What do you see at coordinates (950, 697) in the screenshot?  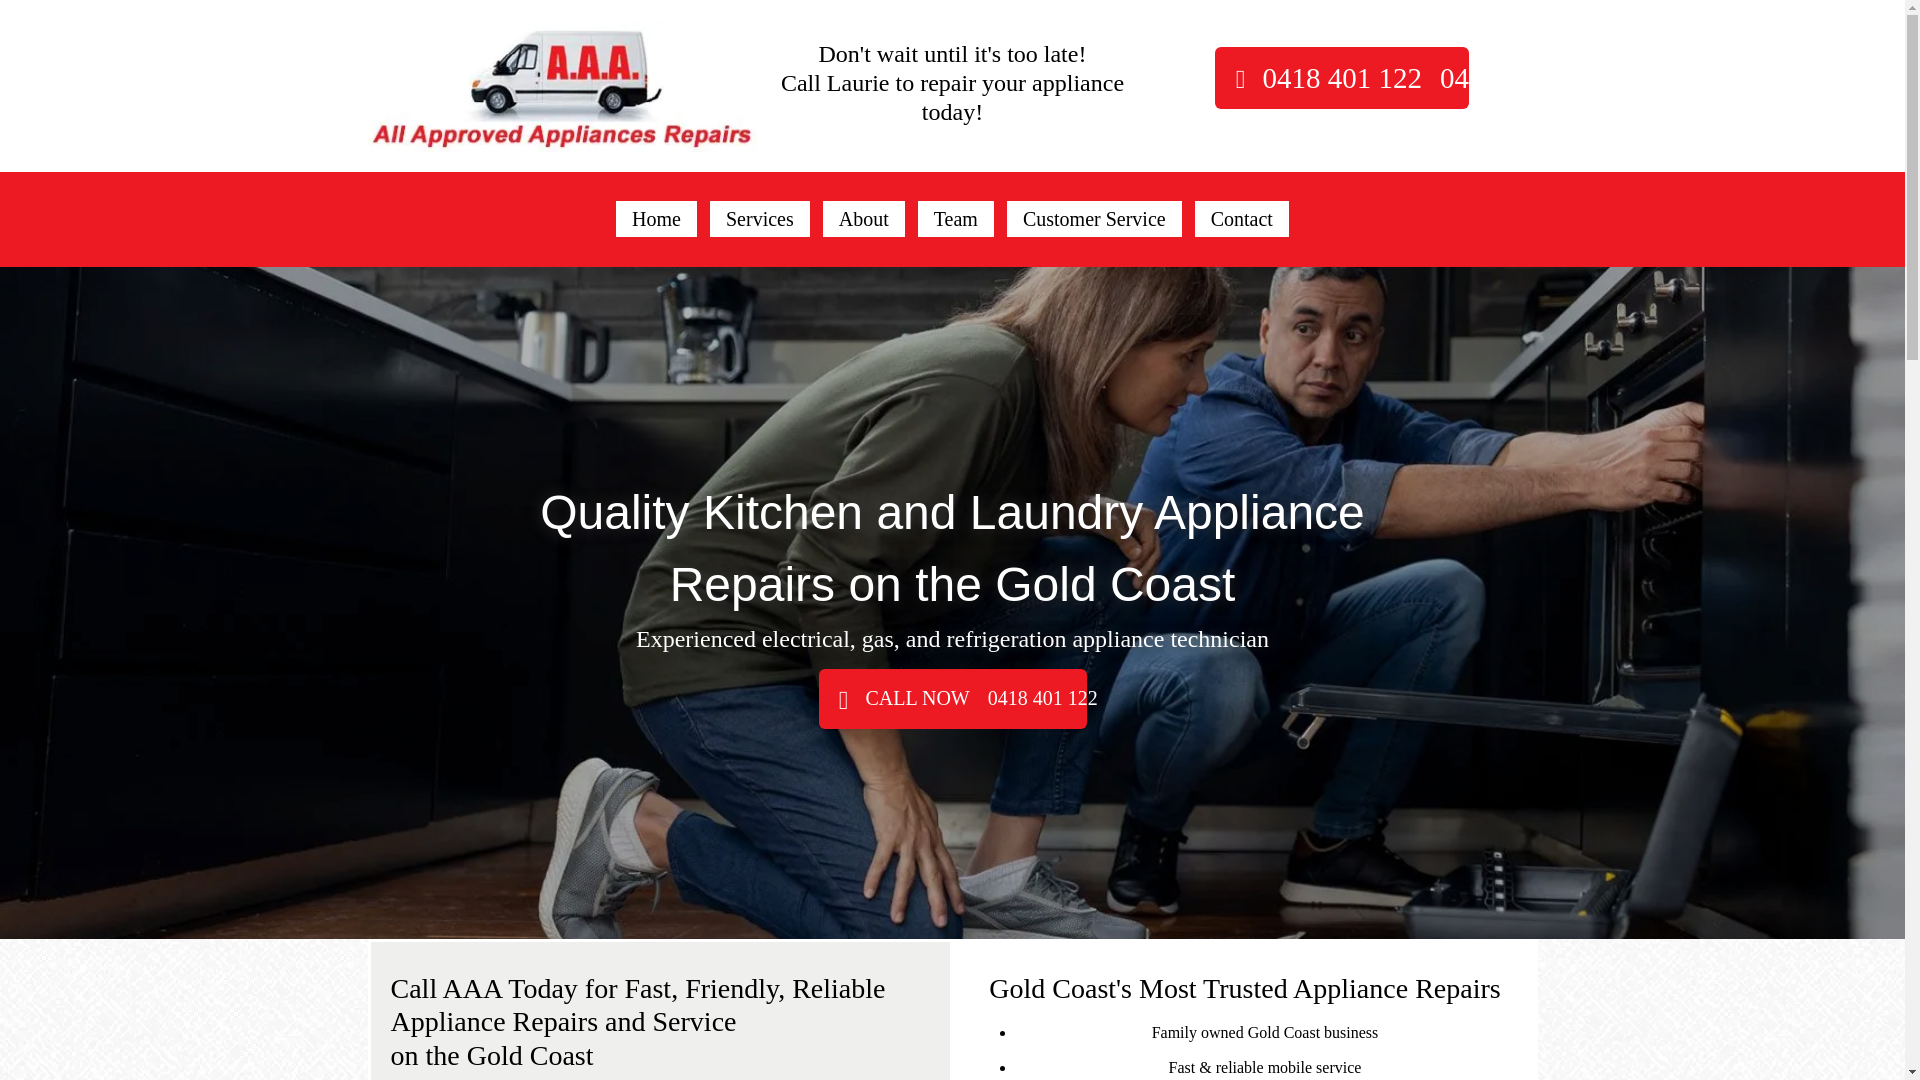 I see `'CALL NOW 0418 401 122'` at bounding box center [950, 697].